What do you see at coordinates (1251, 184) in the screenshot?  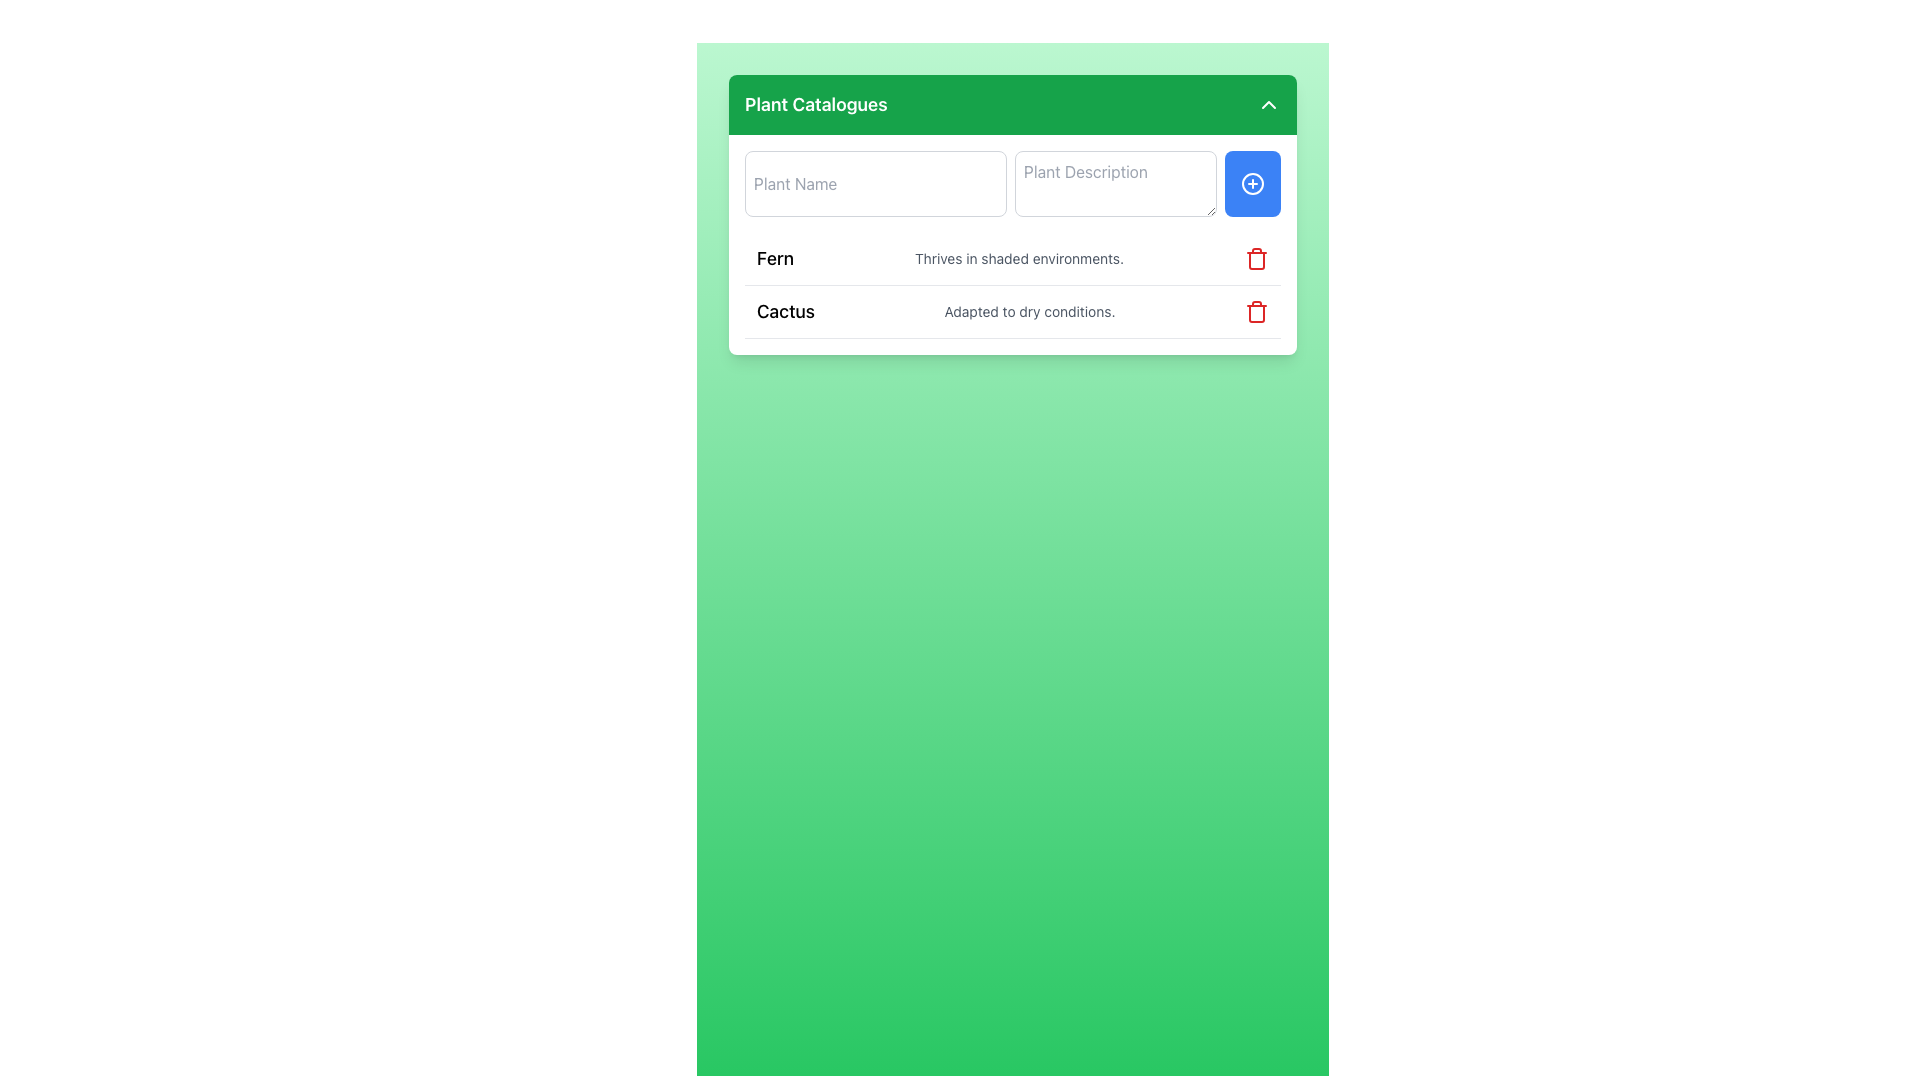 I see `the circular area that is part of the '+' icon located in the top-right corner of the user input area for adding a new plant entry` at bounding box center [1251, 184].